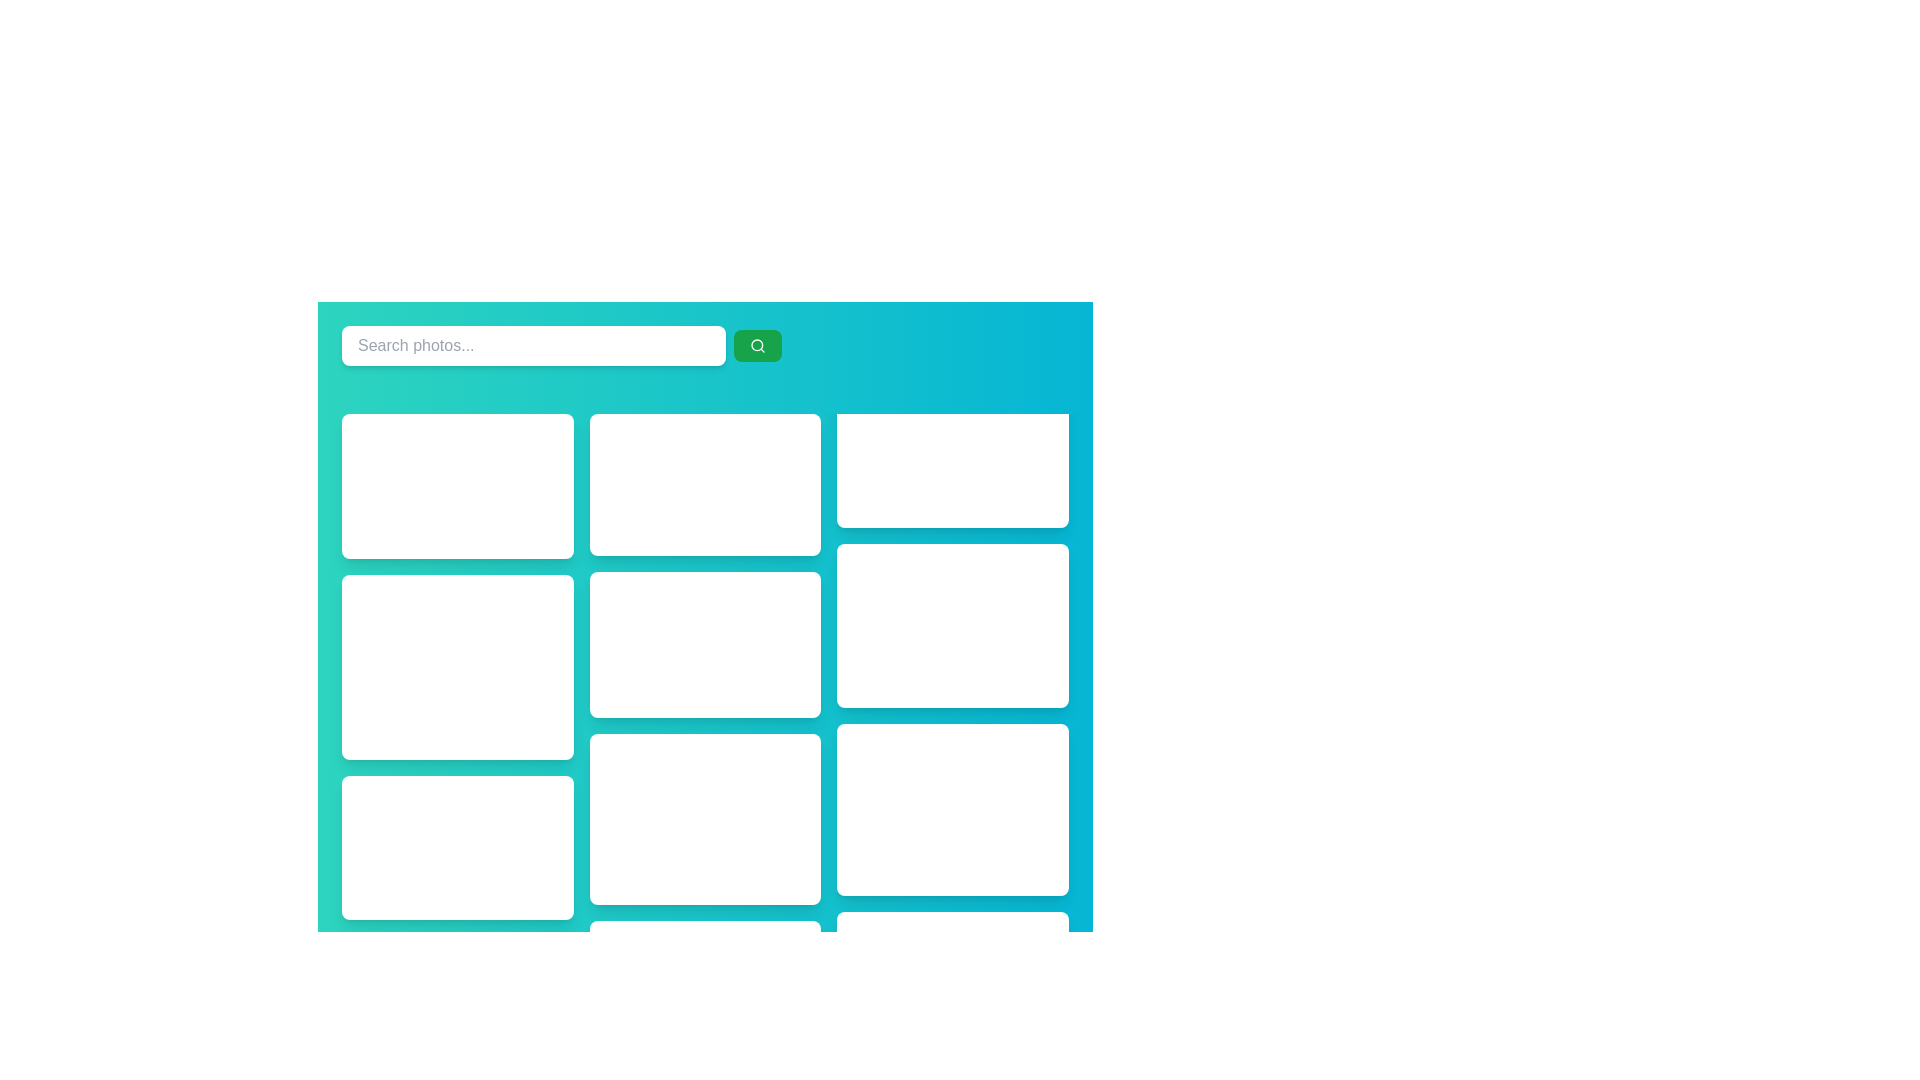 This screenshot has width=1920, height=1080. Describe the element at coordinates (705, 644) in the screenshot. I see `the white card with rounded corners labeled 'Photo 6', located centrally in the second row and second column of the grid layout` at that location.